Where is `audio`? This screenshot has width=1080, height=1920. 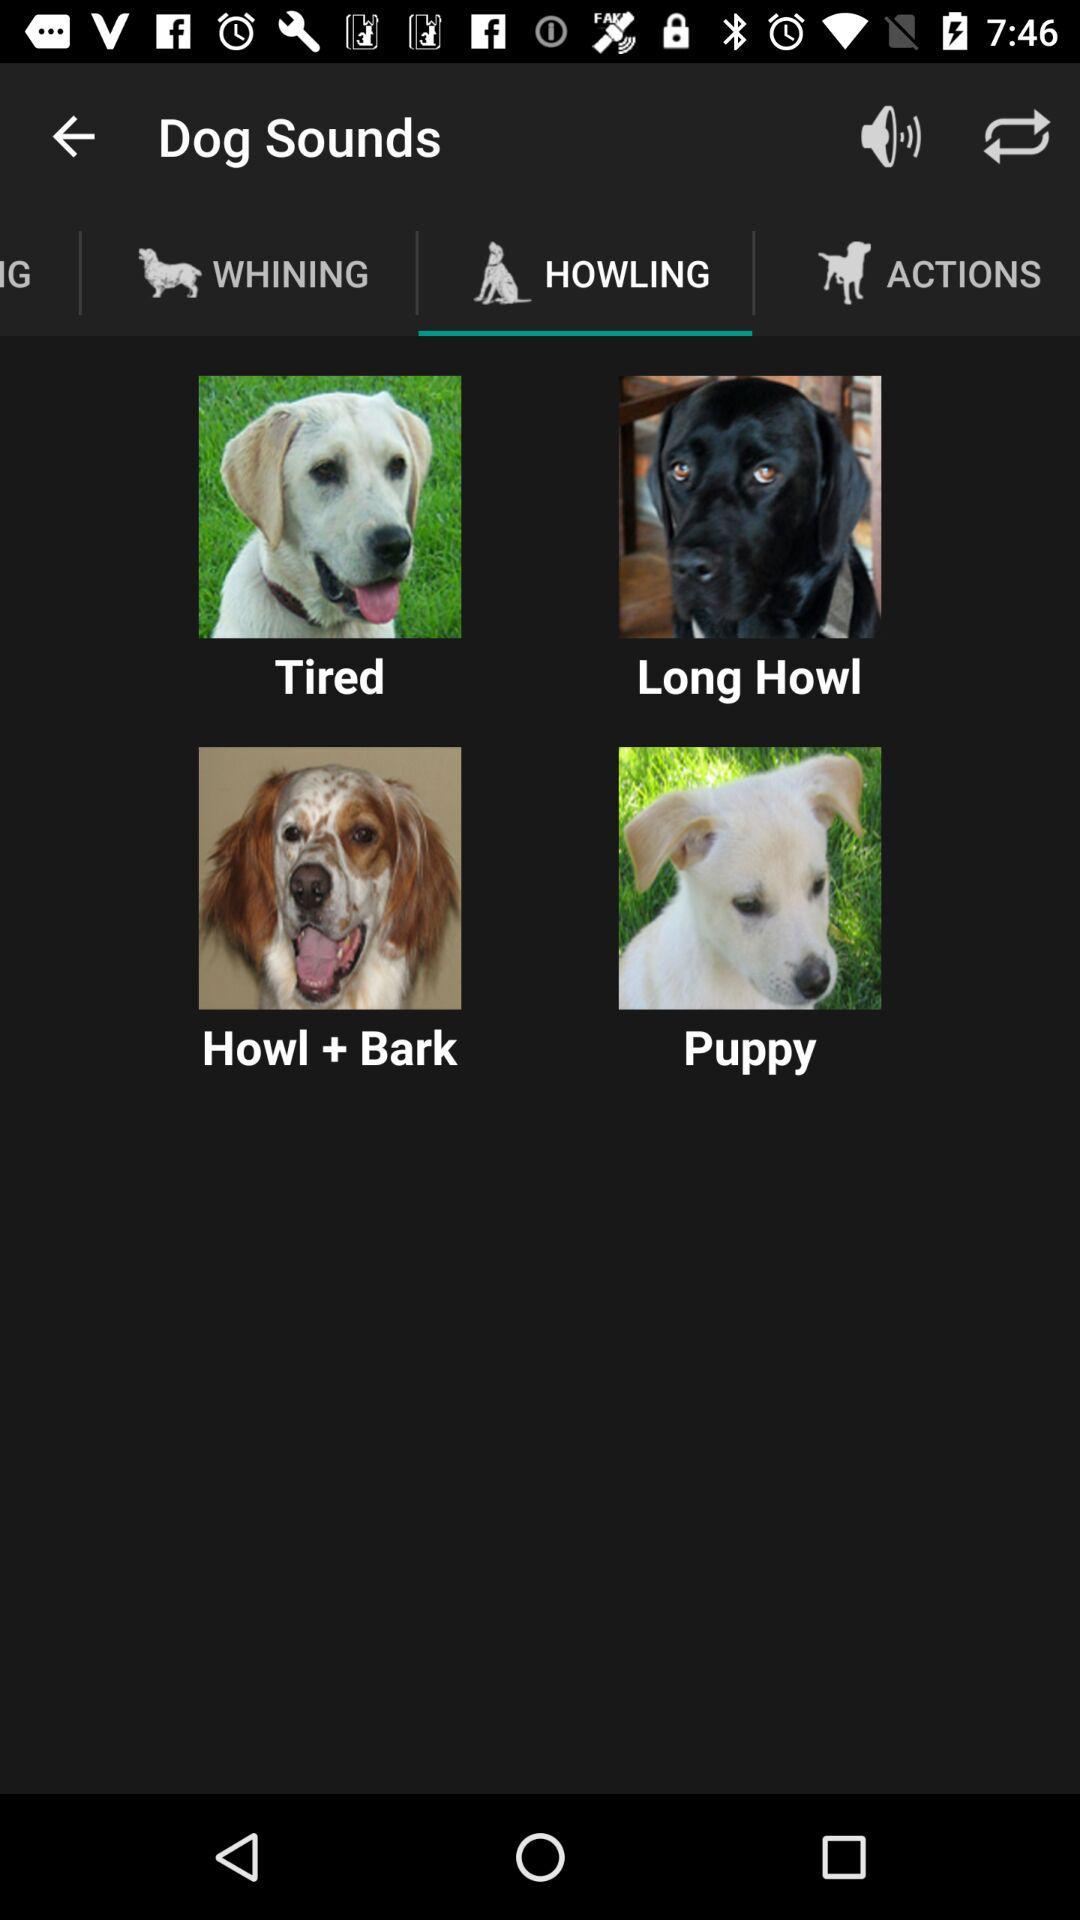 audio is located at coordinates (749, 878).